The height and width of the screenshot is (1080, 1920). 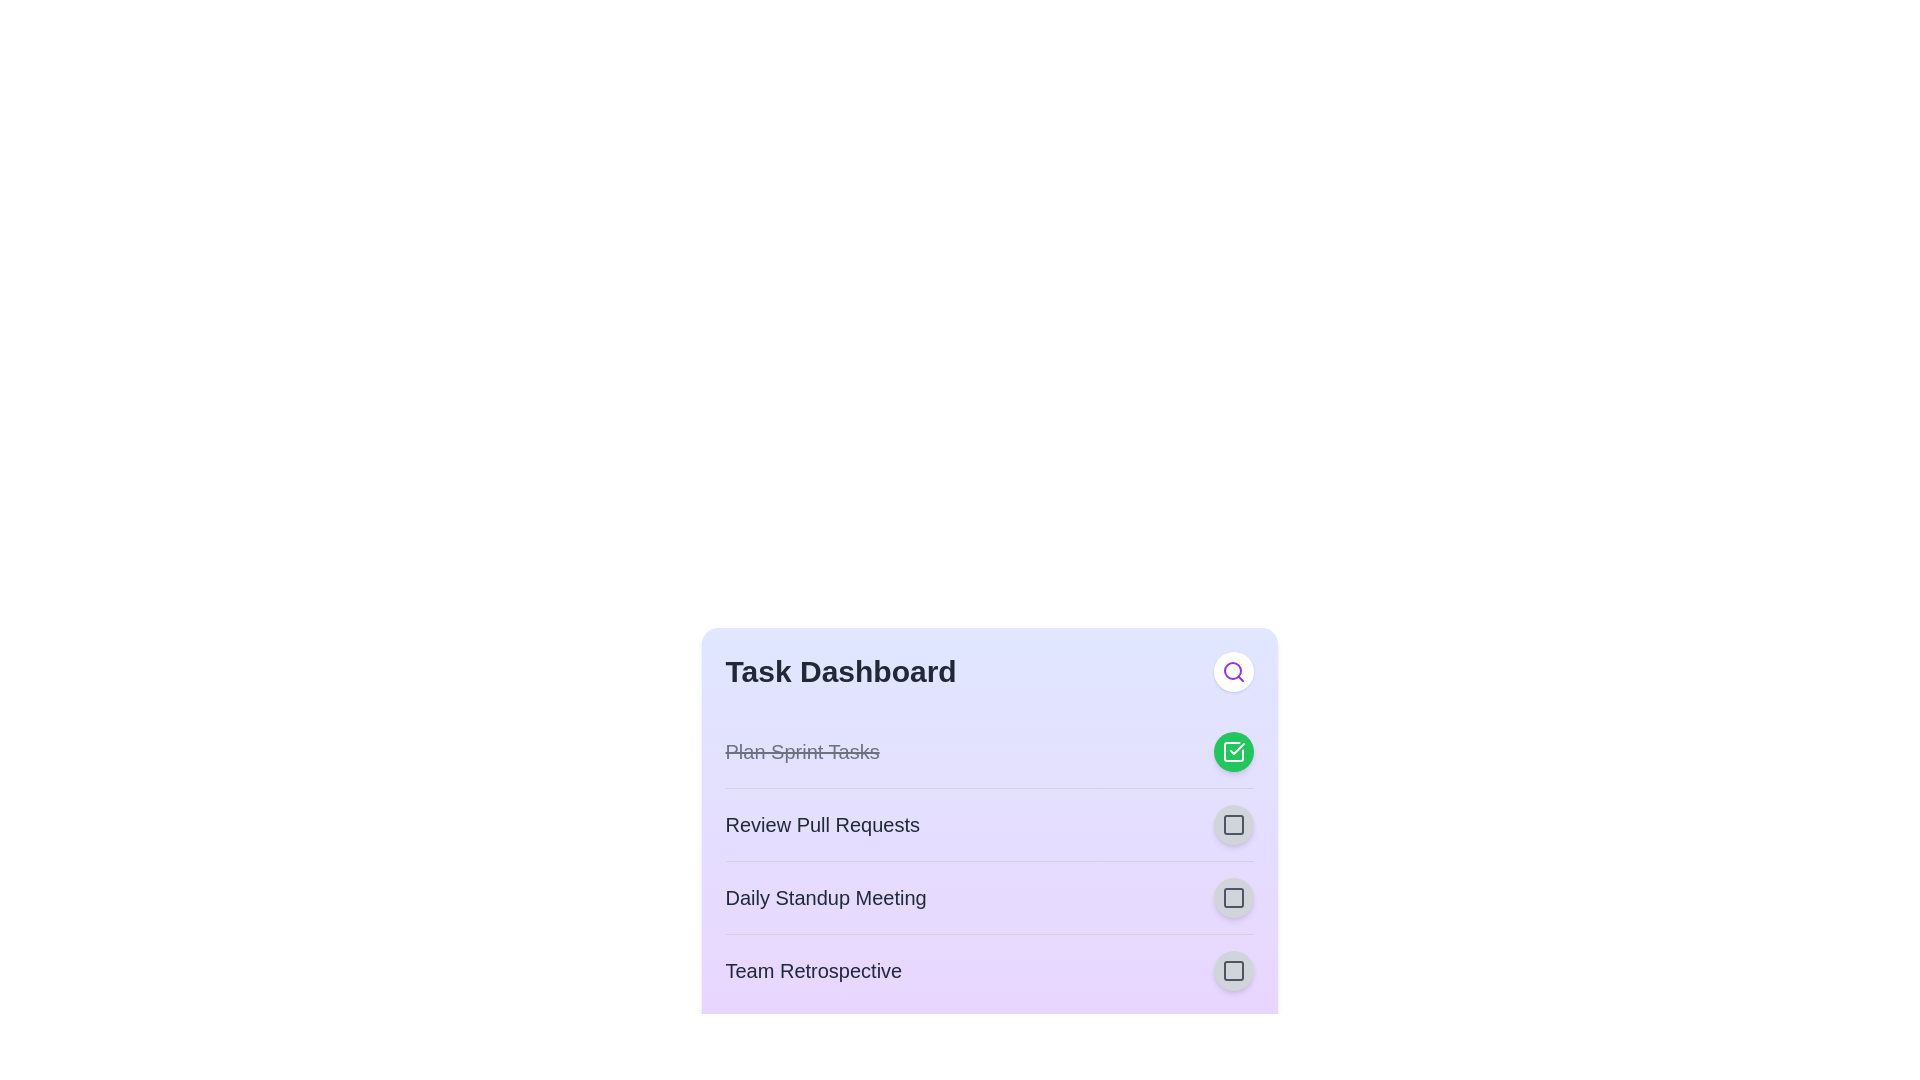 I want to click on the task title 'Plan Sprint Tasks' to focus or select the text, so click(x=802, y=752).